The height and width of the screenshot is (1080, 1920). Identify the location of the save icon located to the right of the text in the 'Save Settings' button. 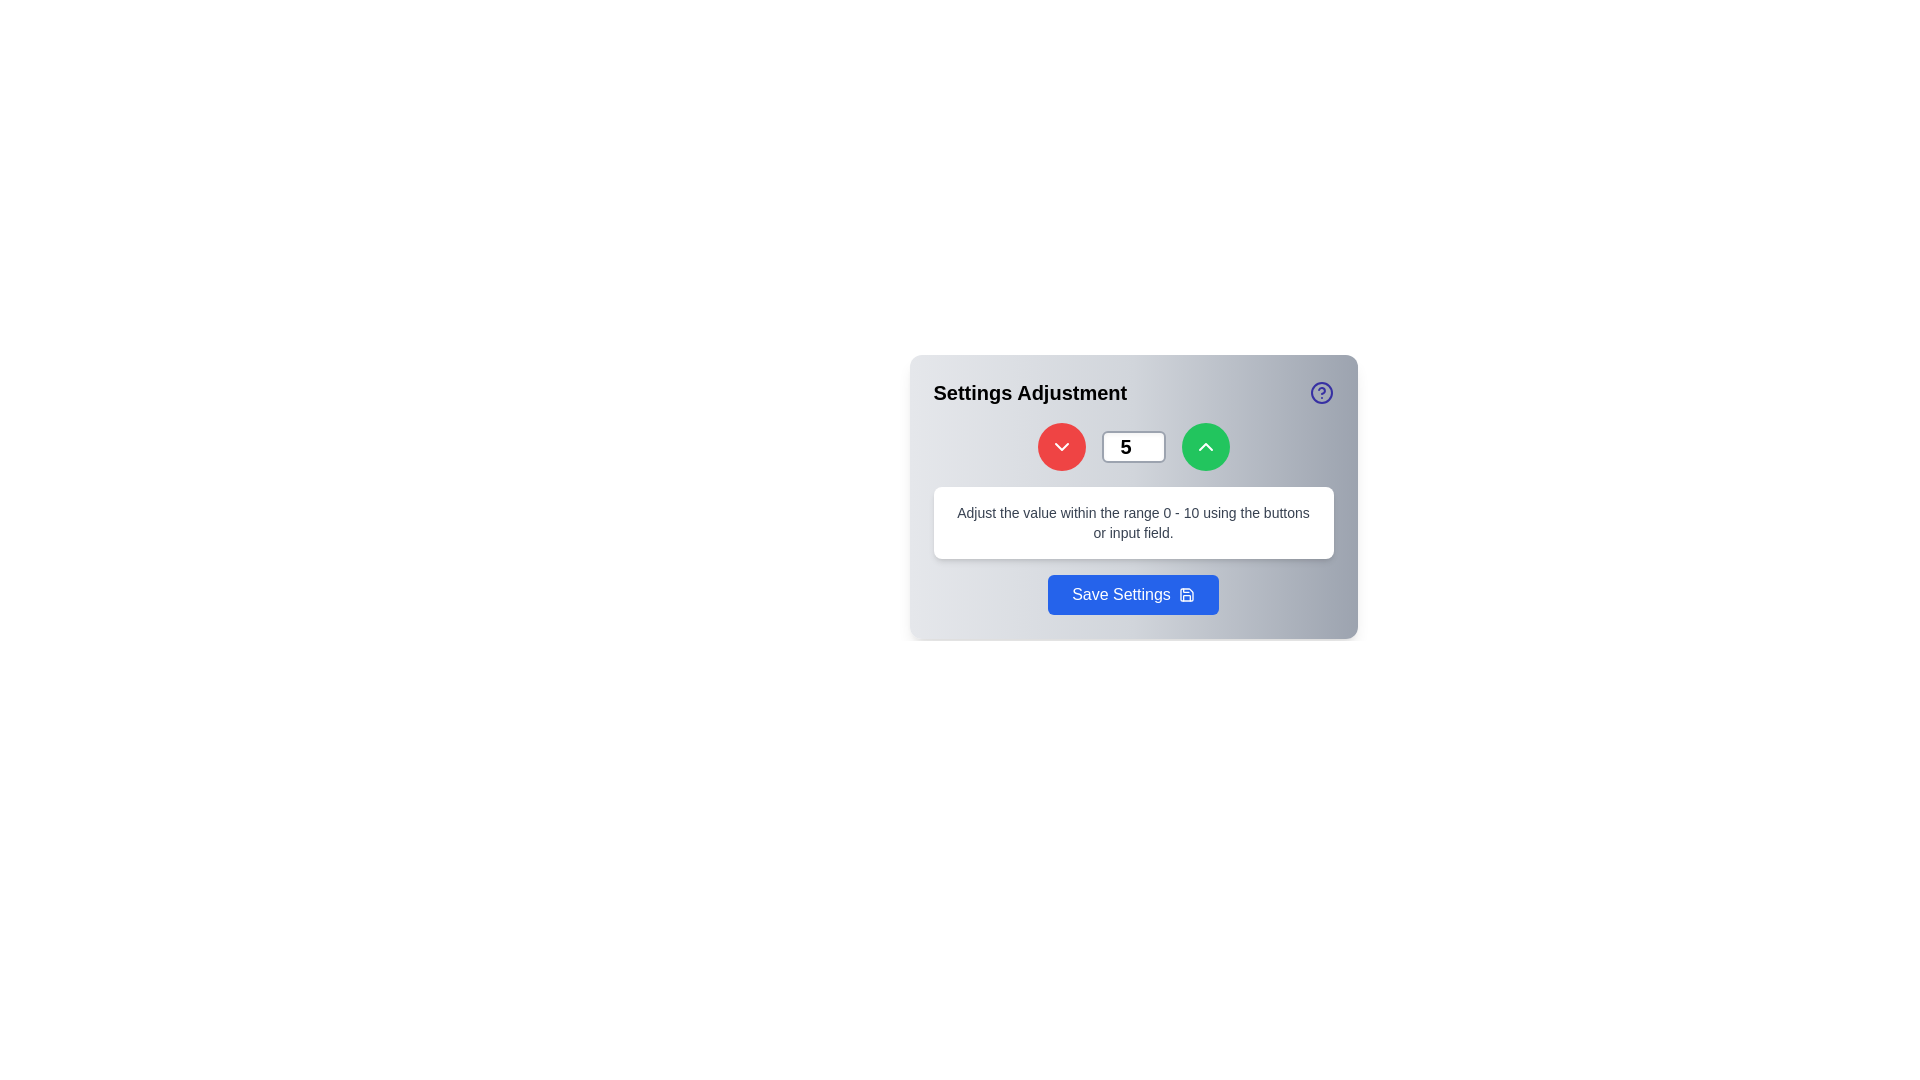
(1186, 593).